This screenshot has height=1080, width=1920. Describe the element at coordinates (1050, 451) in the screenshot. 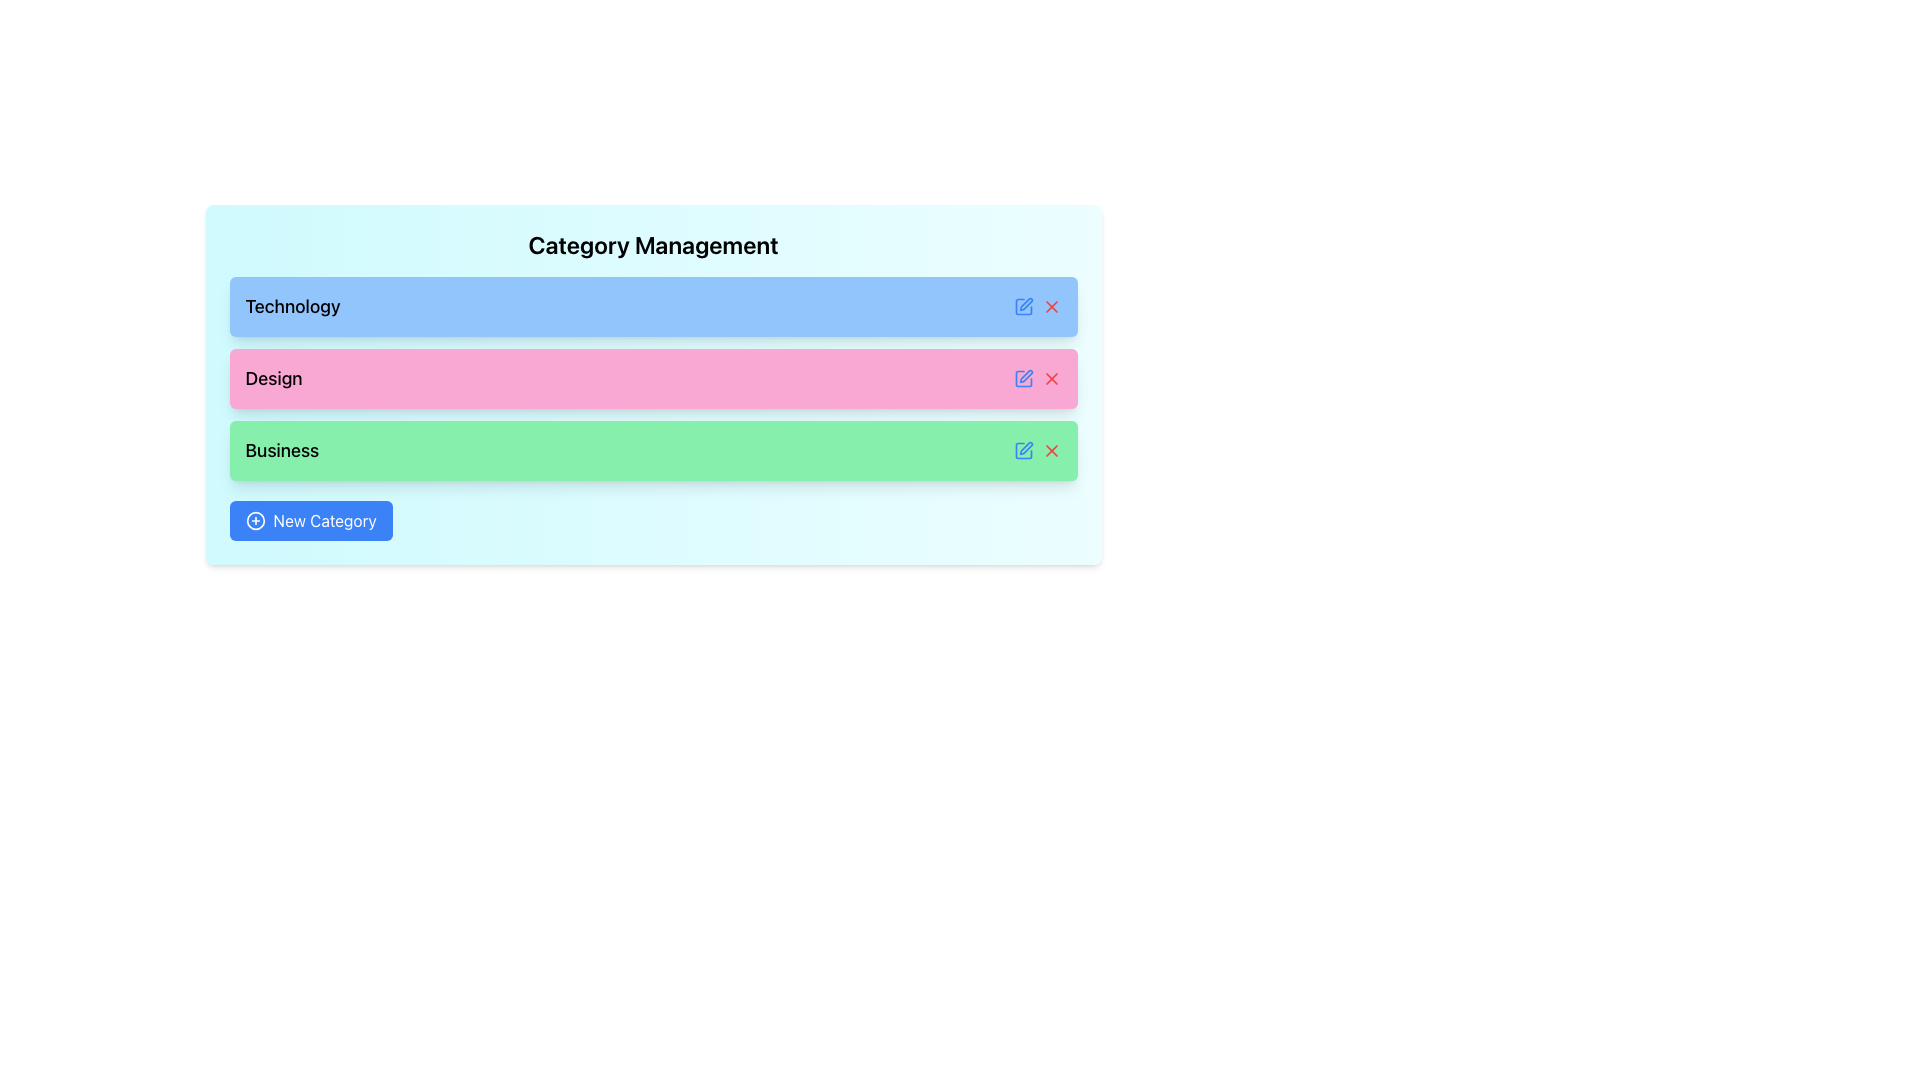

I see `the diagonal cross ('X') icon in the bottom-right corner of the green 'Business' category box` at that location.